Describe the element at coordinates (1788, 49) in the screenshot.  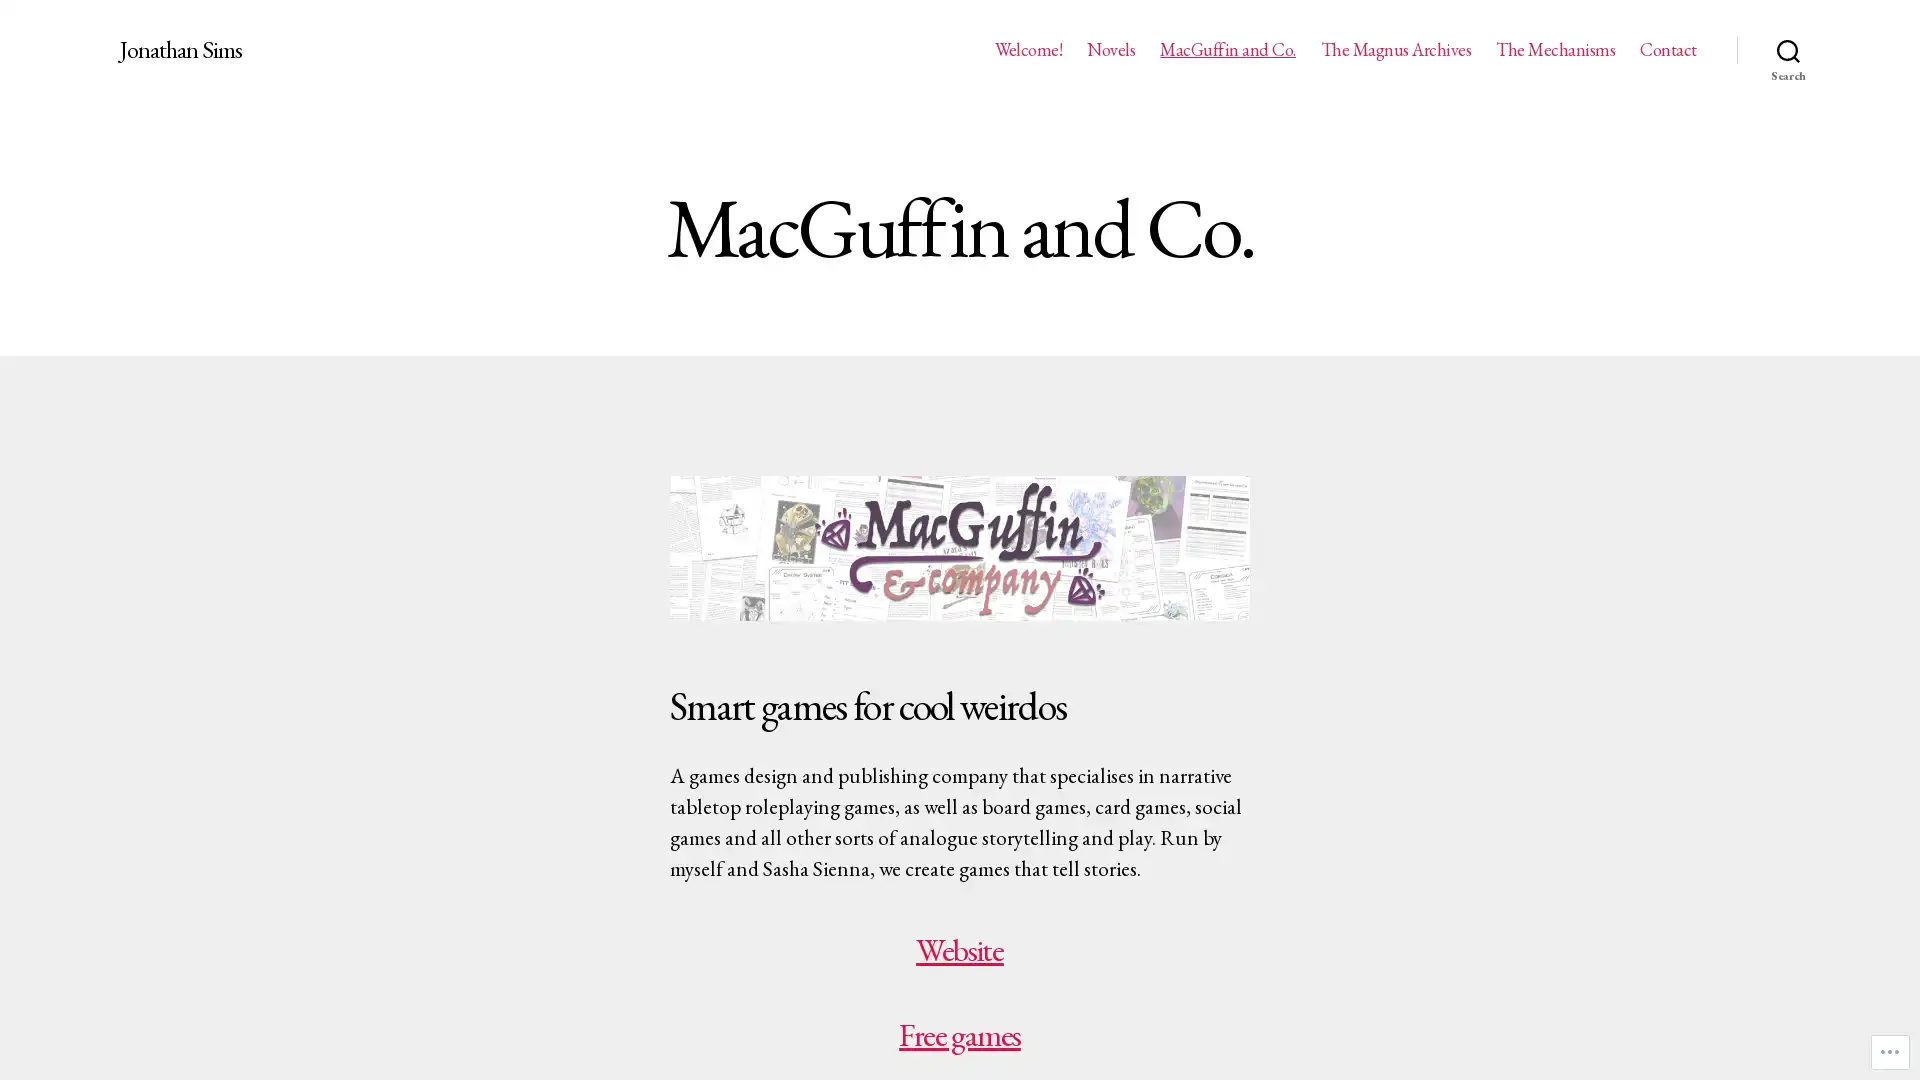
I see `Search` at that location.